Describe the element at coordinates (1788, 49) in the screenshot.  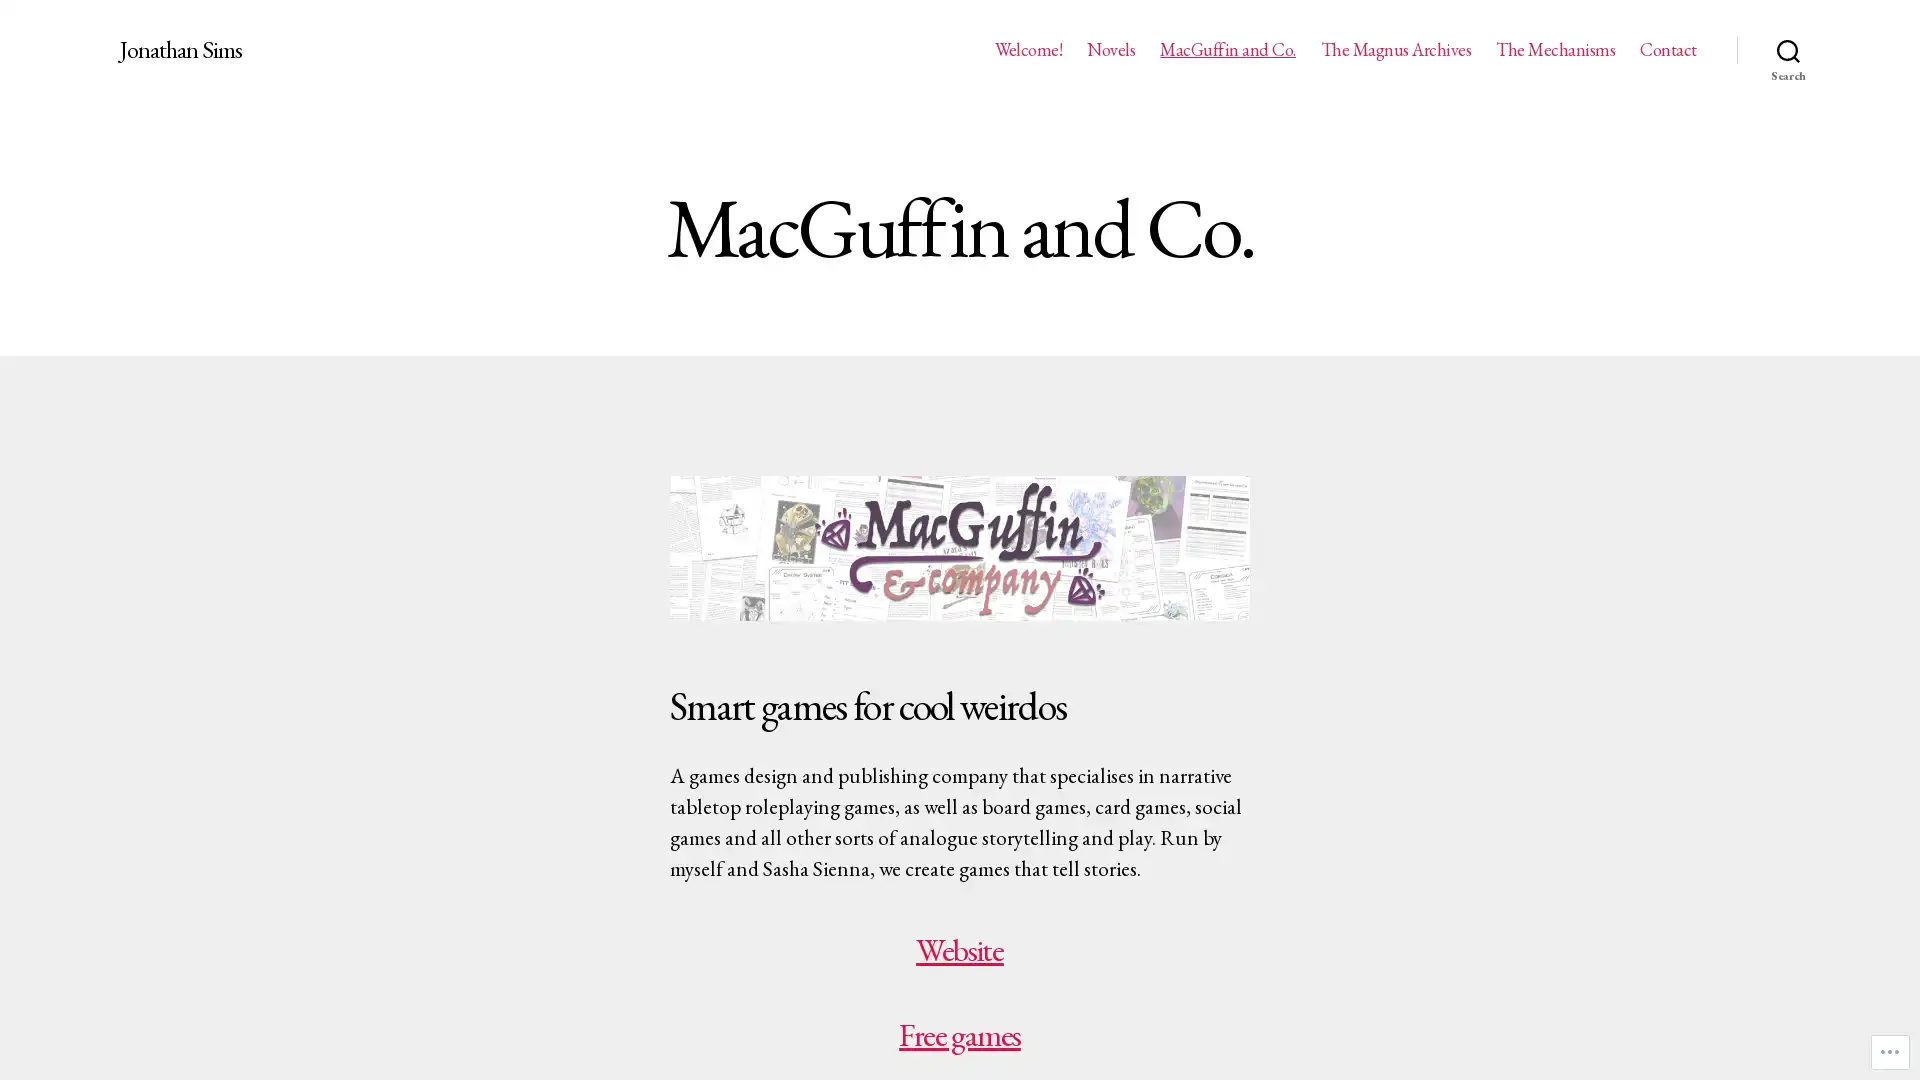
I see `Search` at that location.